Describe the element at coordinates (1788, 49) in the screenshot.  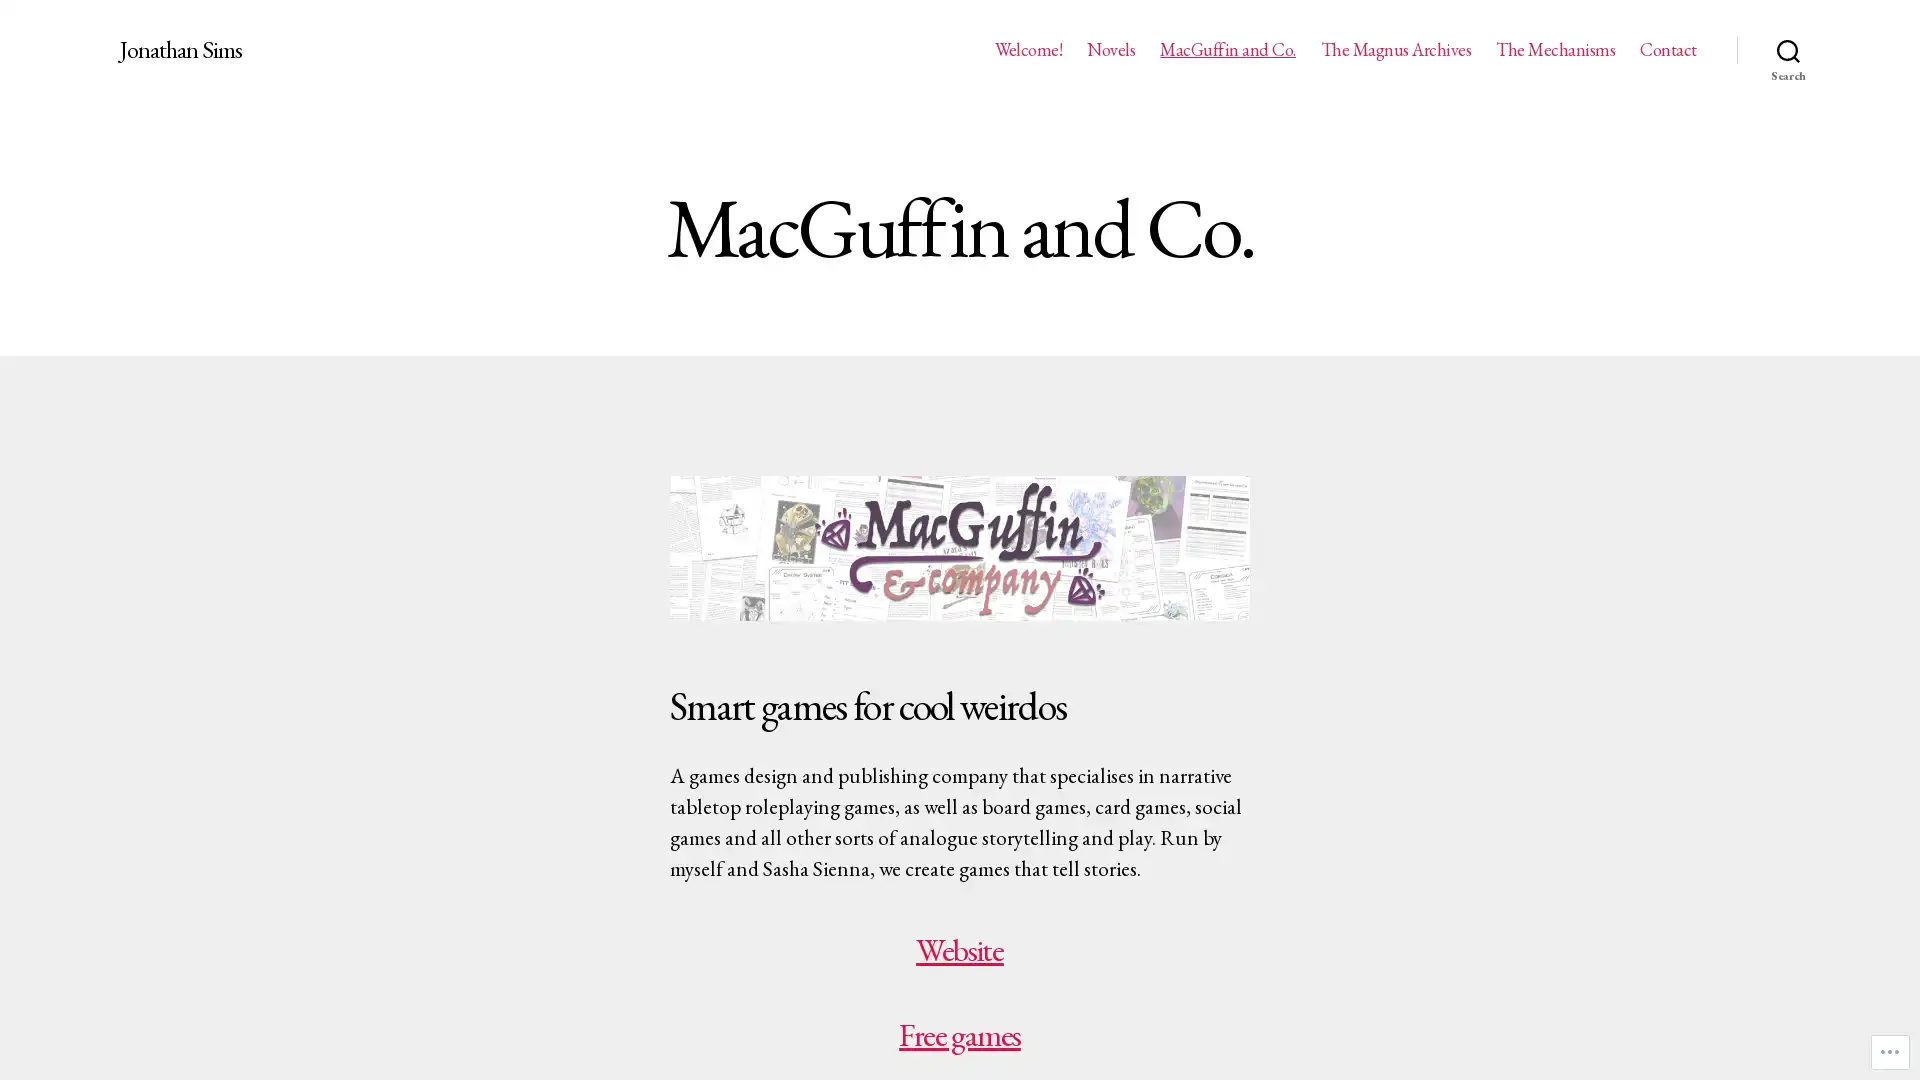
I see `Search` at that location.